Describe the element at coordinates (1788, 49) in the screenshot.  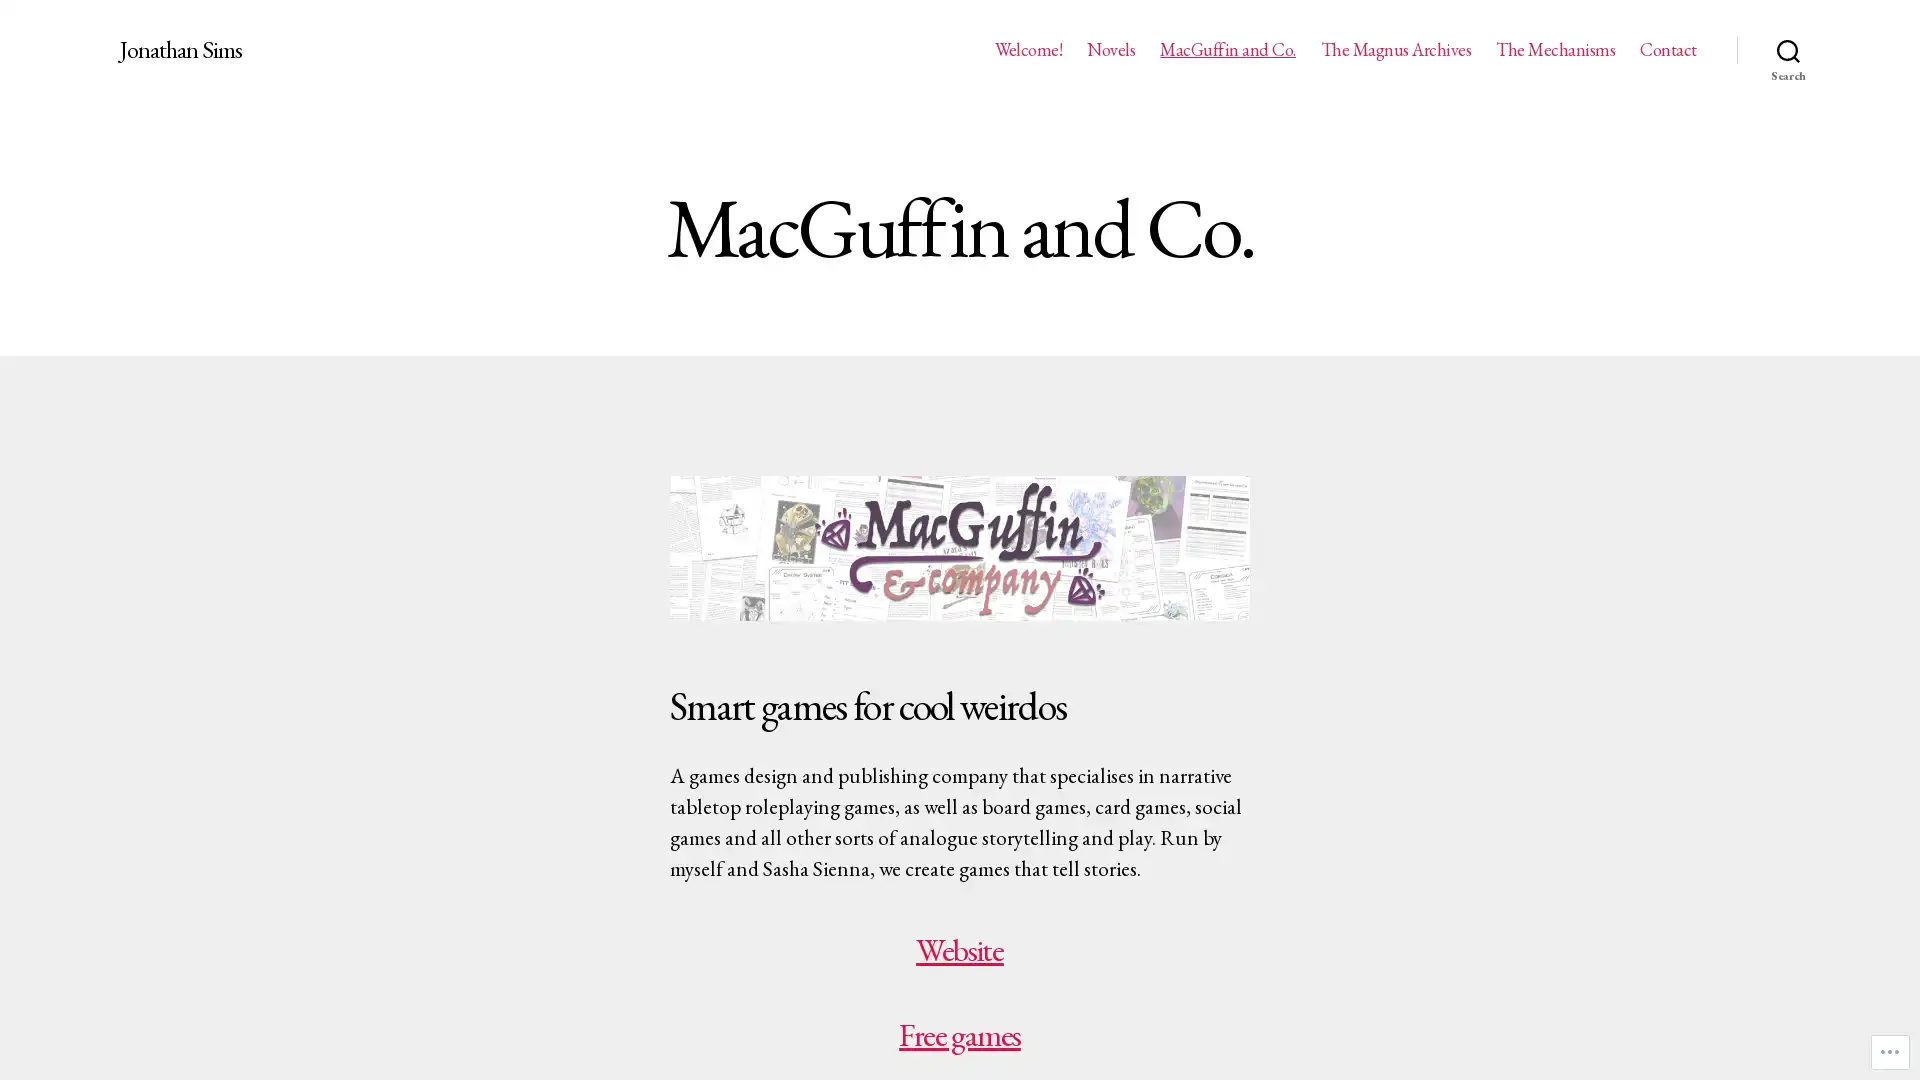
I see `Search` at that location.